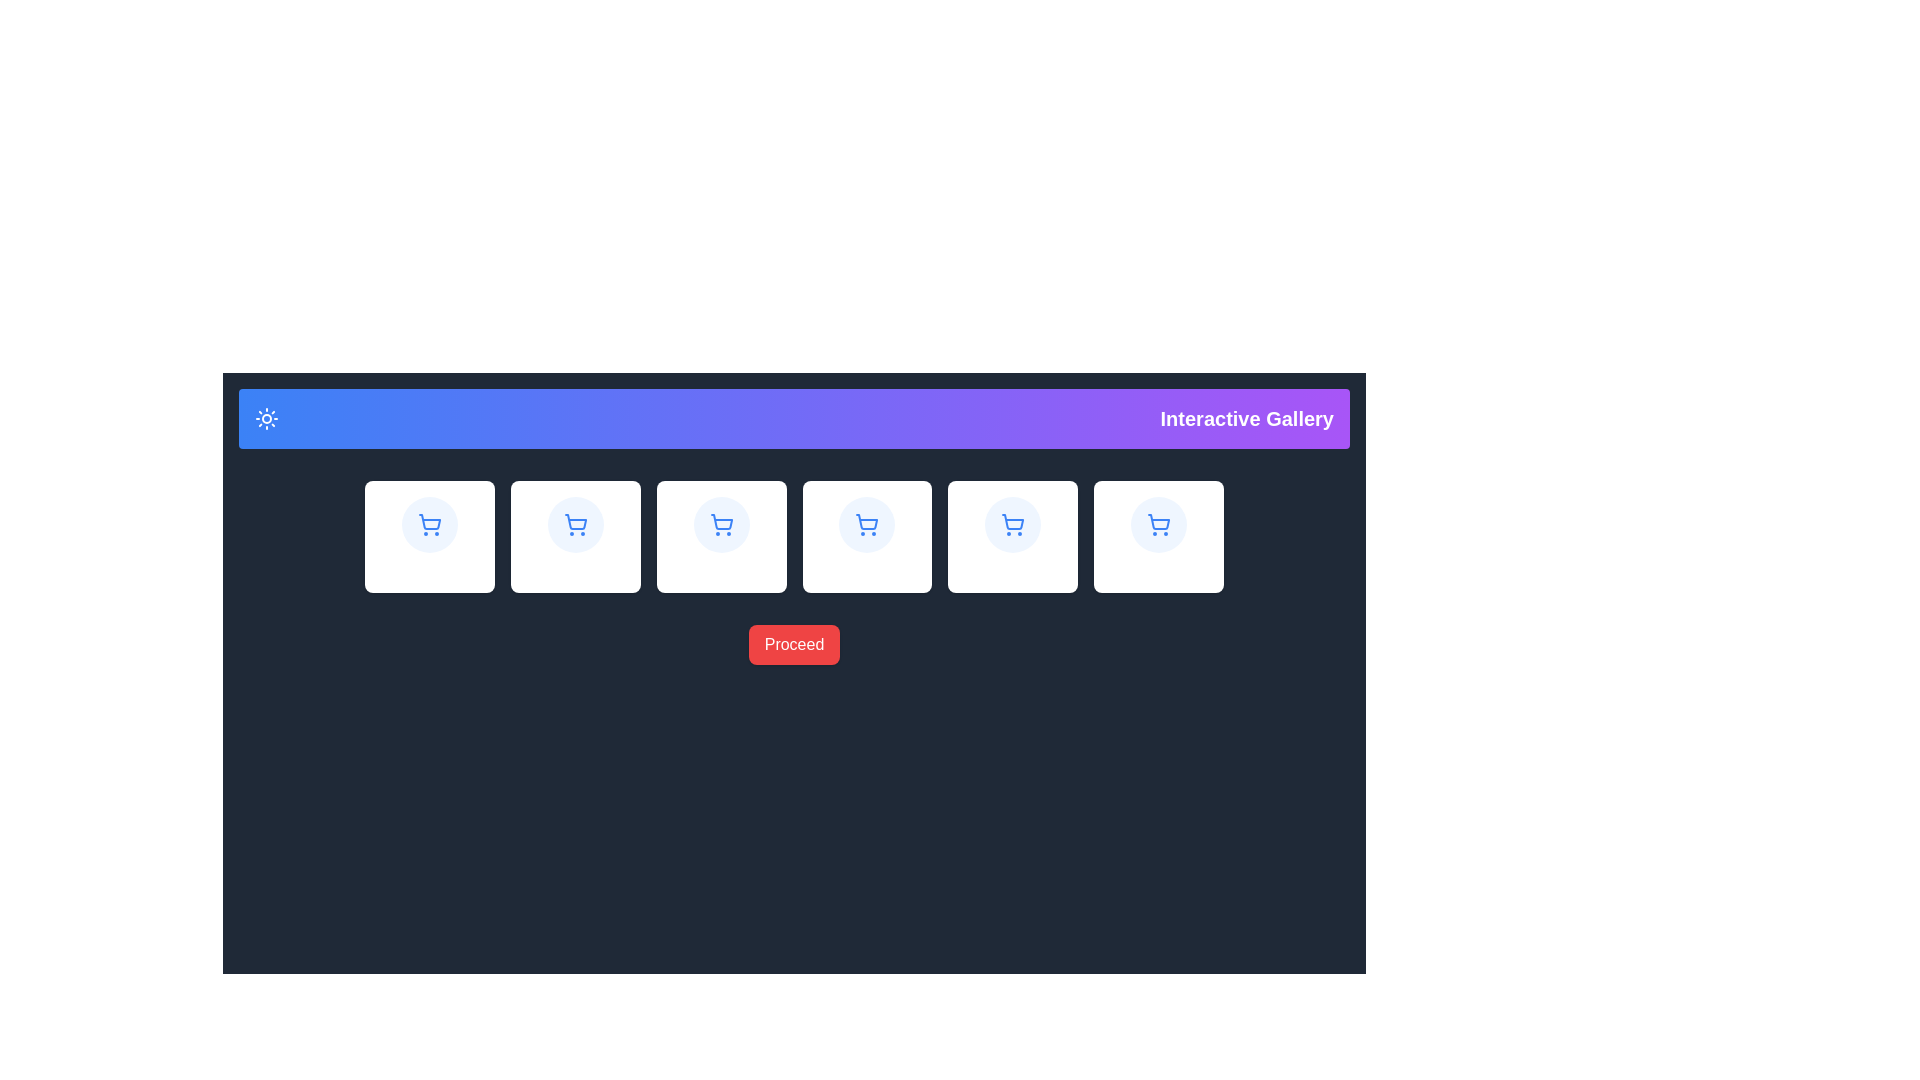 The image size is (1920, 1080). Describe the element at coordinates (574, 523) in the screenshot. I see `the third rounded button with a soft blue background and a shopping cart icon in the center` at that location.